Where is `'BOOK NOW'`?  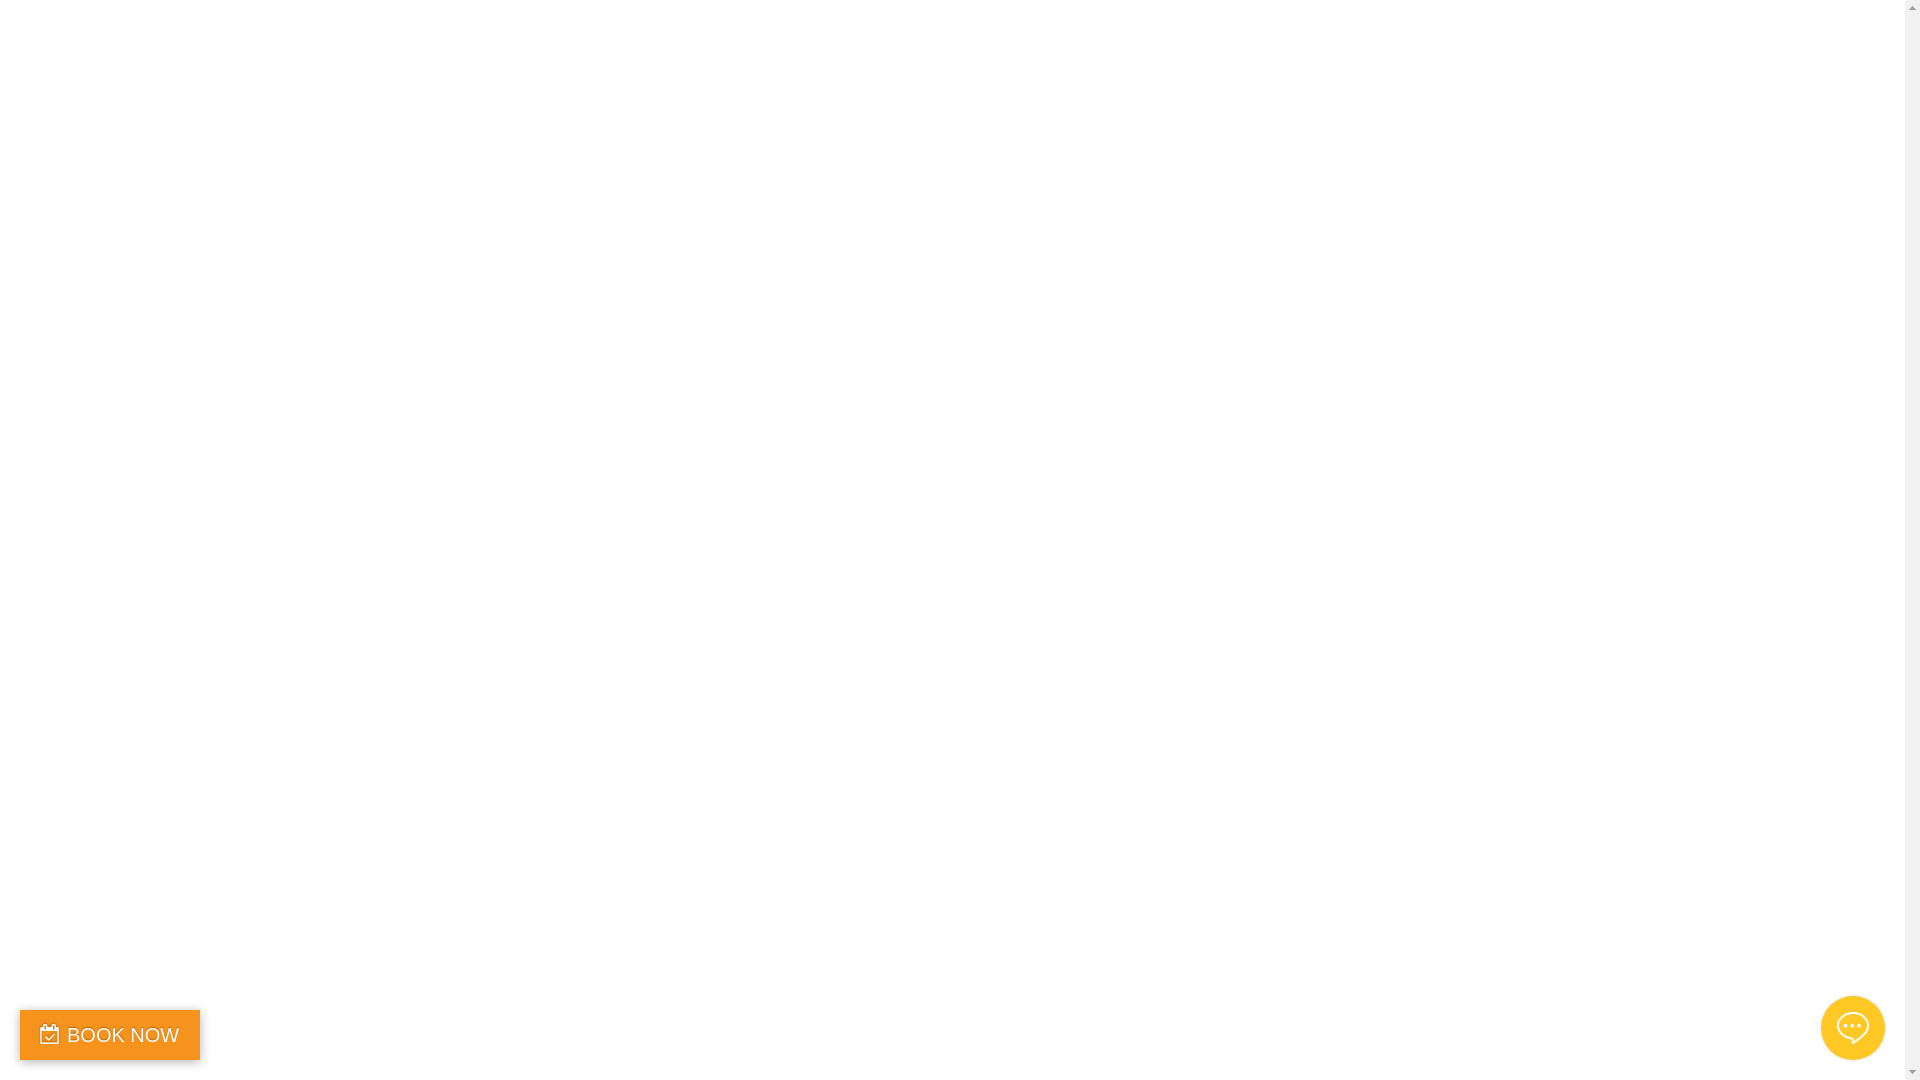 'BOOK NOW' is located at coordinates (109, 1034).